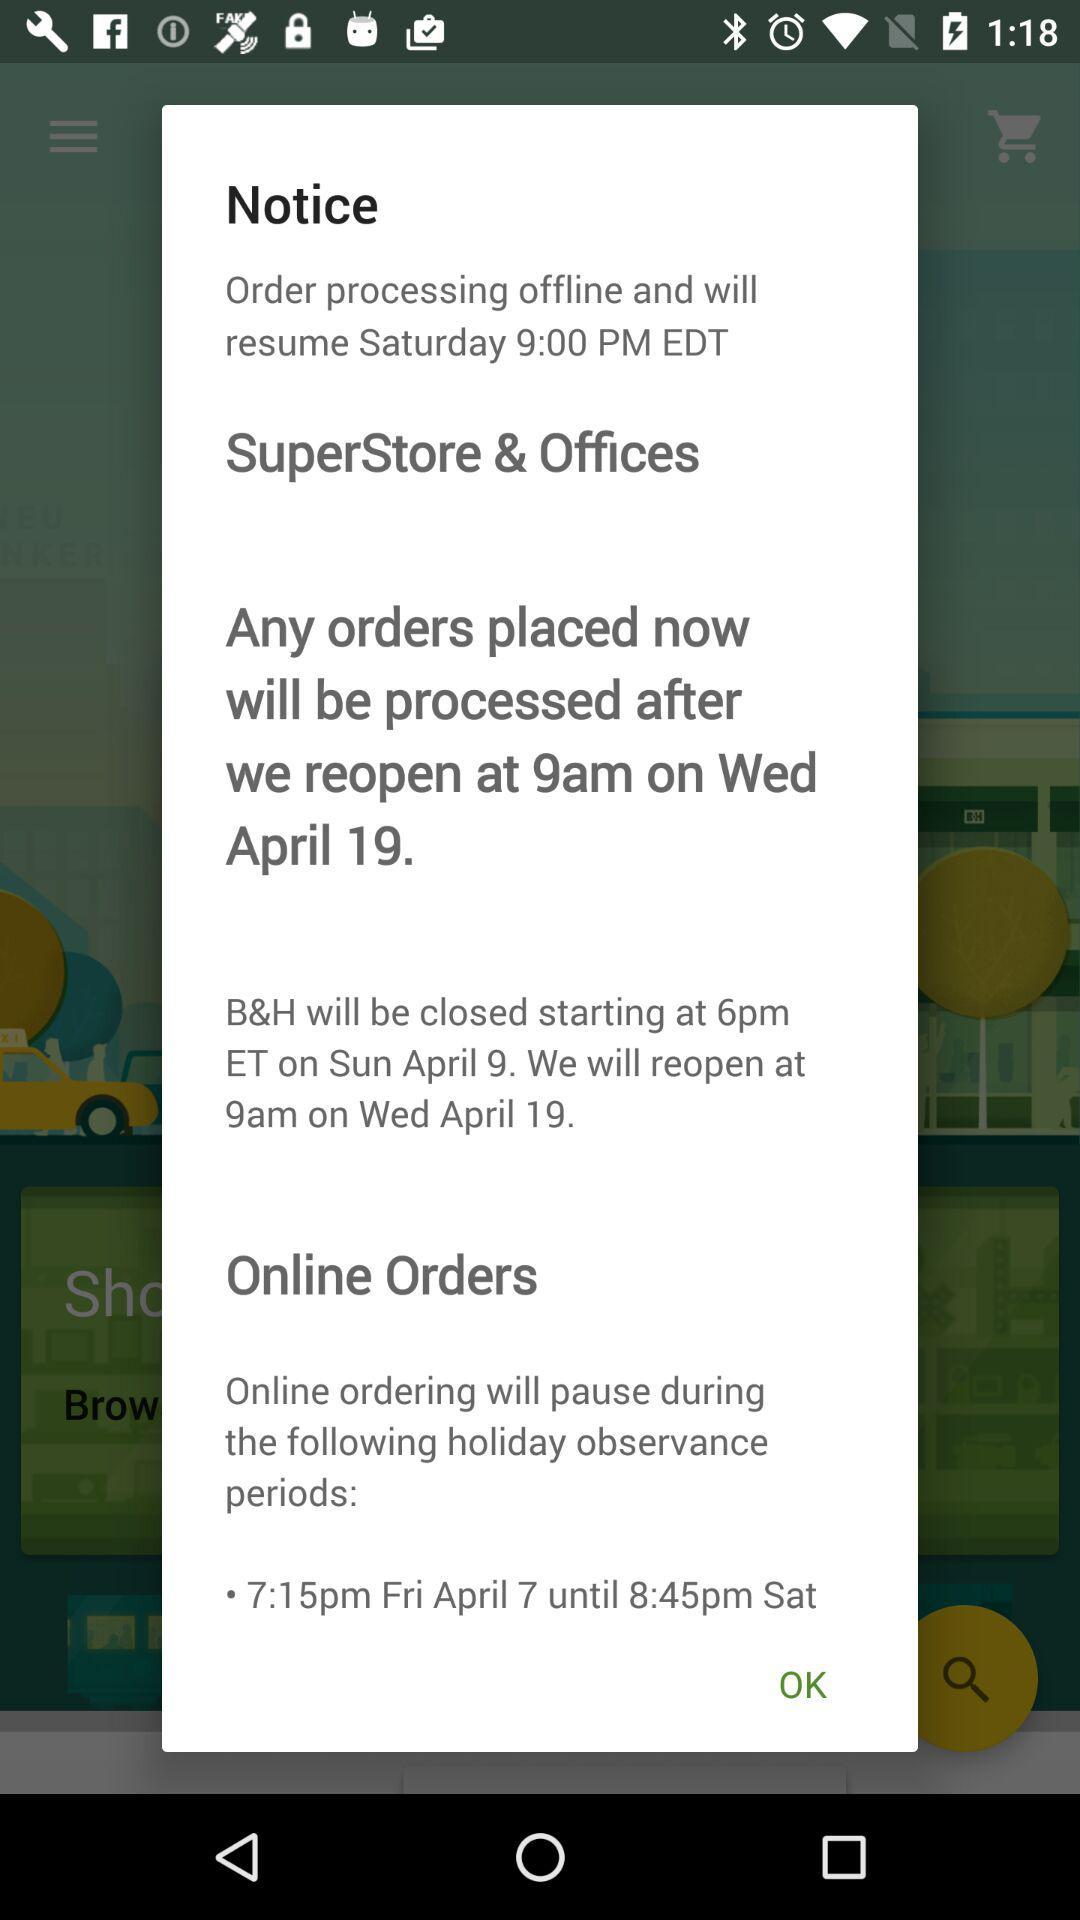 This screenshot has height=1920, width=1080. What do you see at coordinates (801, 1682) in the screenshot?
I see `ok icon` at bounding box center [801, 1682].